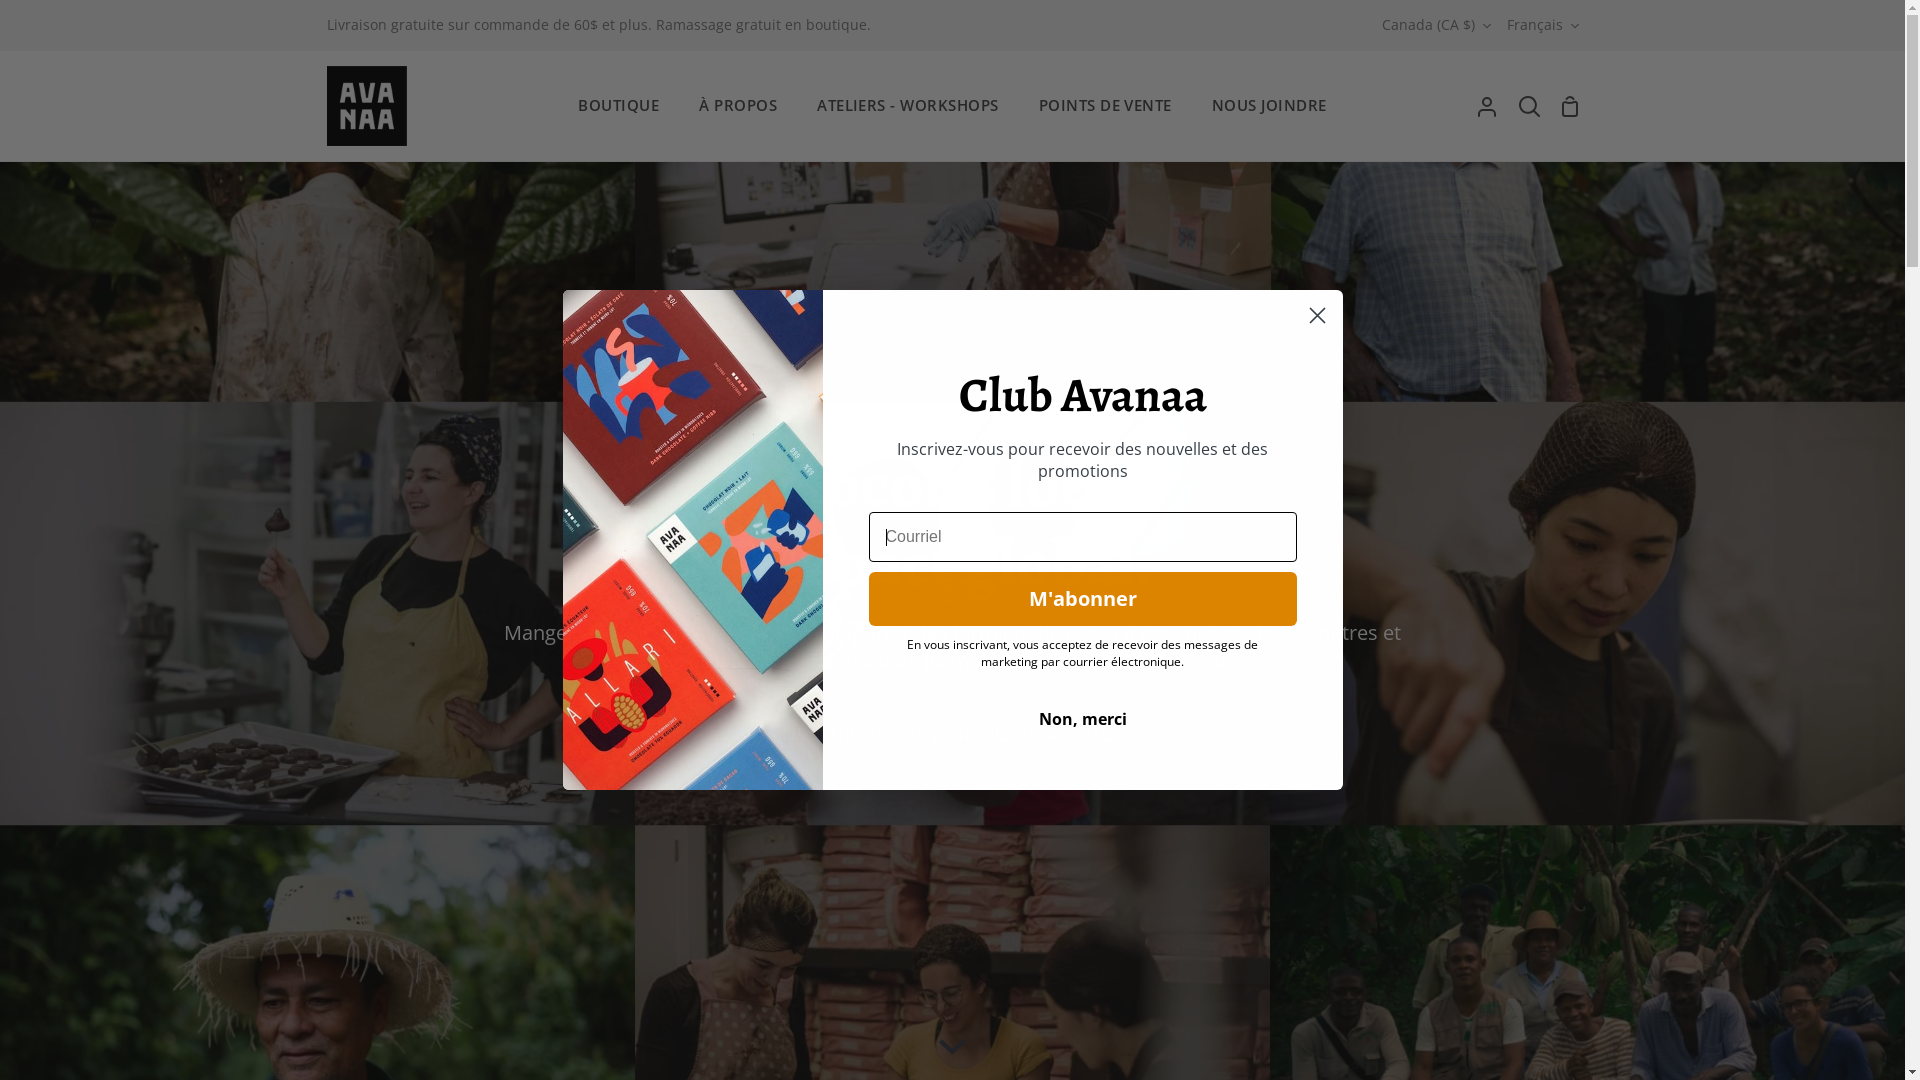 Image resolution: width=1920 pixels, height=1080 pixels. What do you see at coordinates (906, 105) in the screenshot?
I see `'ATELIERS - WORKSHOPS'` at bounding box center [906, 105].